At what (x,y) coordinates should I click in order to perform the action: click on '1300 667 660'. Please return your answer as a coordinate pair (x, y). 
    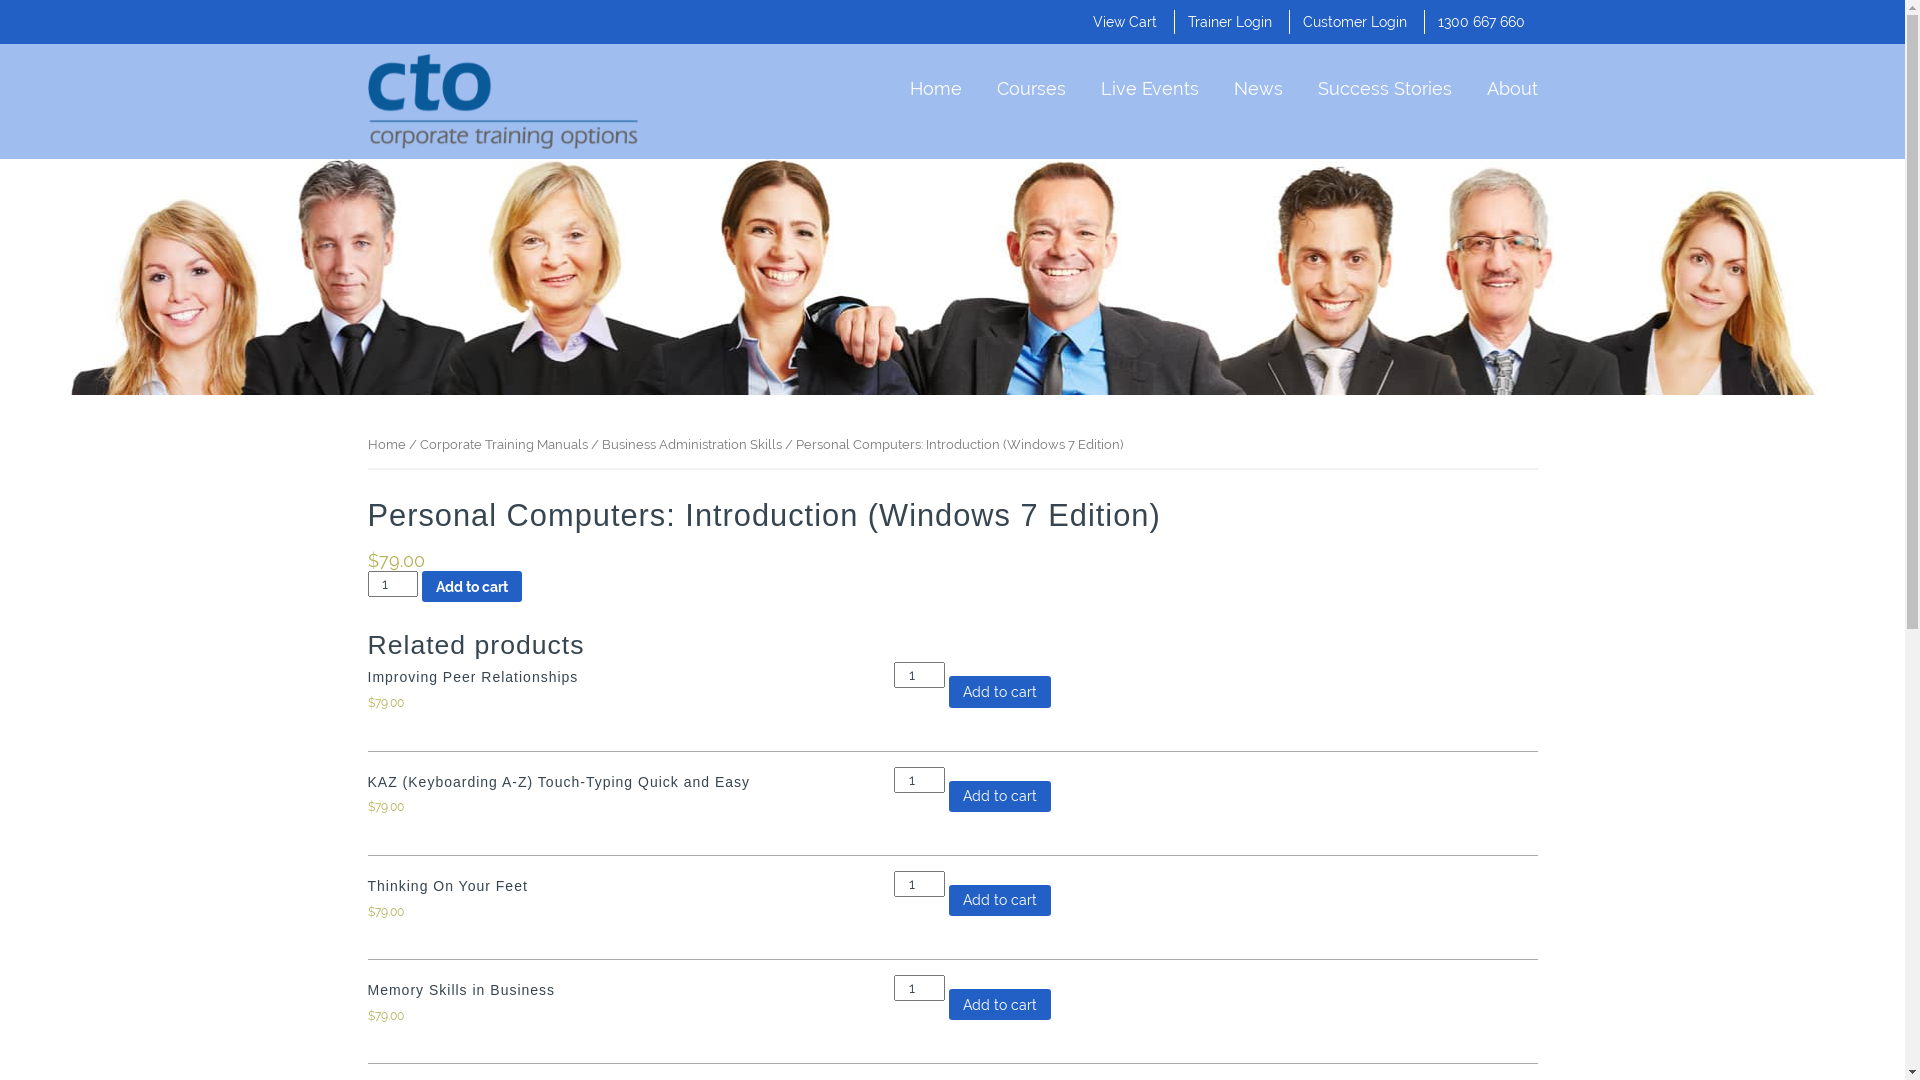
    Looking at the image, I should click on (1481, 22).